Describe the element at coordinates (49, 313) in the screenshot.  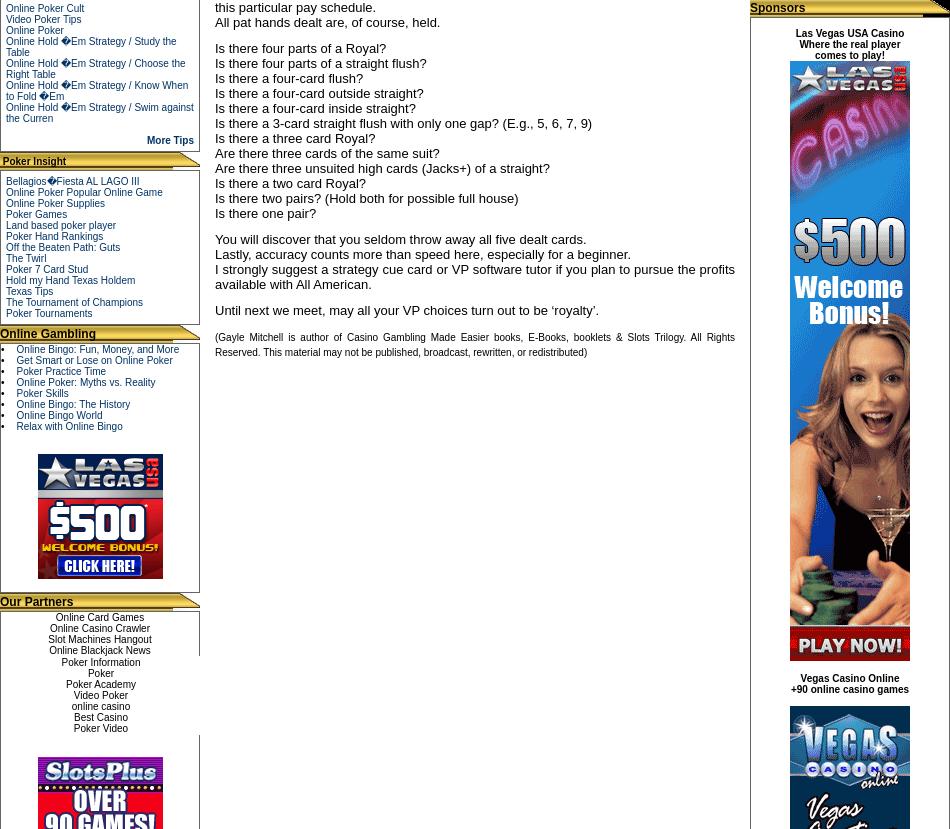
I see `'Poker Tournaments'` at that location.